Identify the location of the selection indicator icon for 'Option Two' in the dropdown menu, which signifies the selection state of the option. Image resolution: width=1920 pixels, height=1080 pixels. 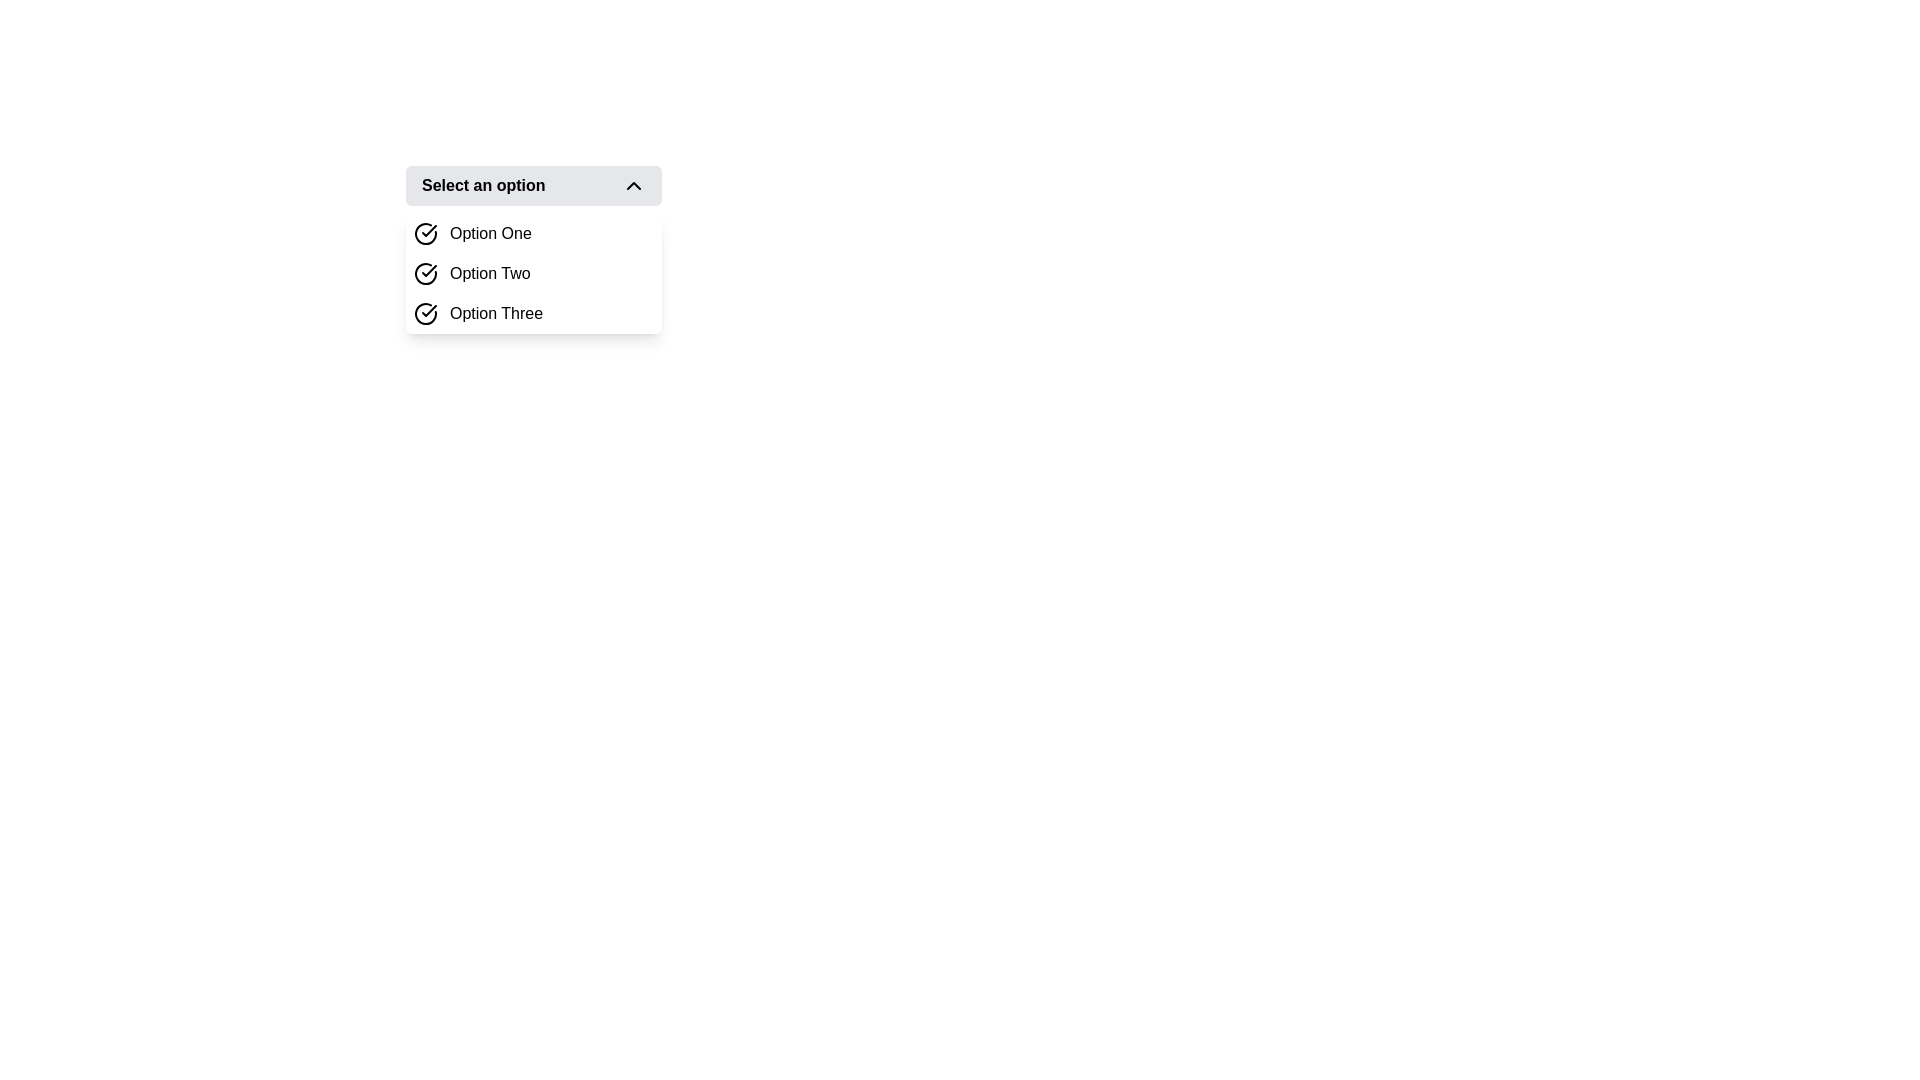
(425, 273).